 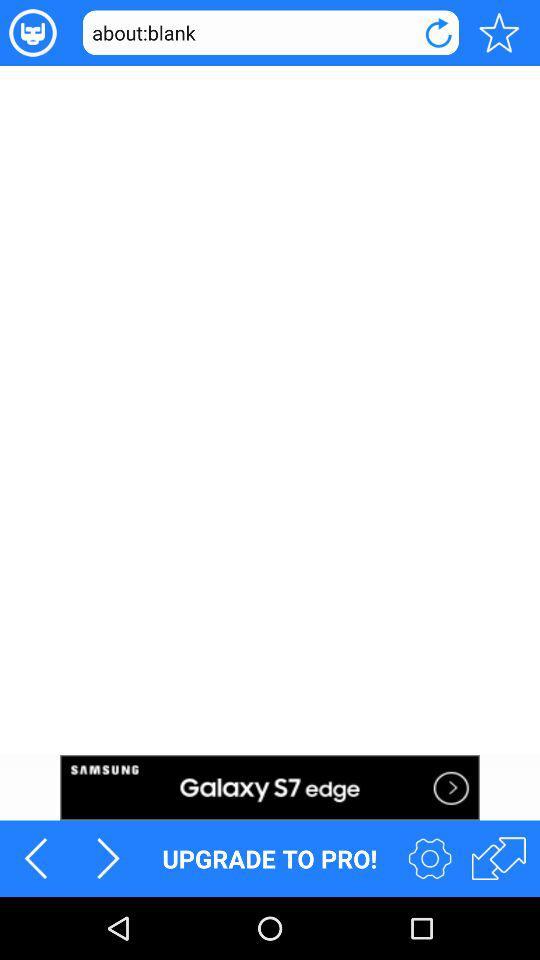 What do you see at coordinates (108, 918) in the screenshot?
I see `the arrow_forward icon` at bounding box center [108, 918].